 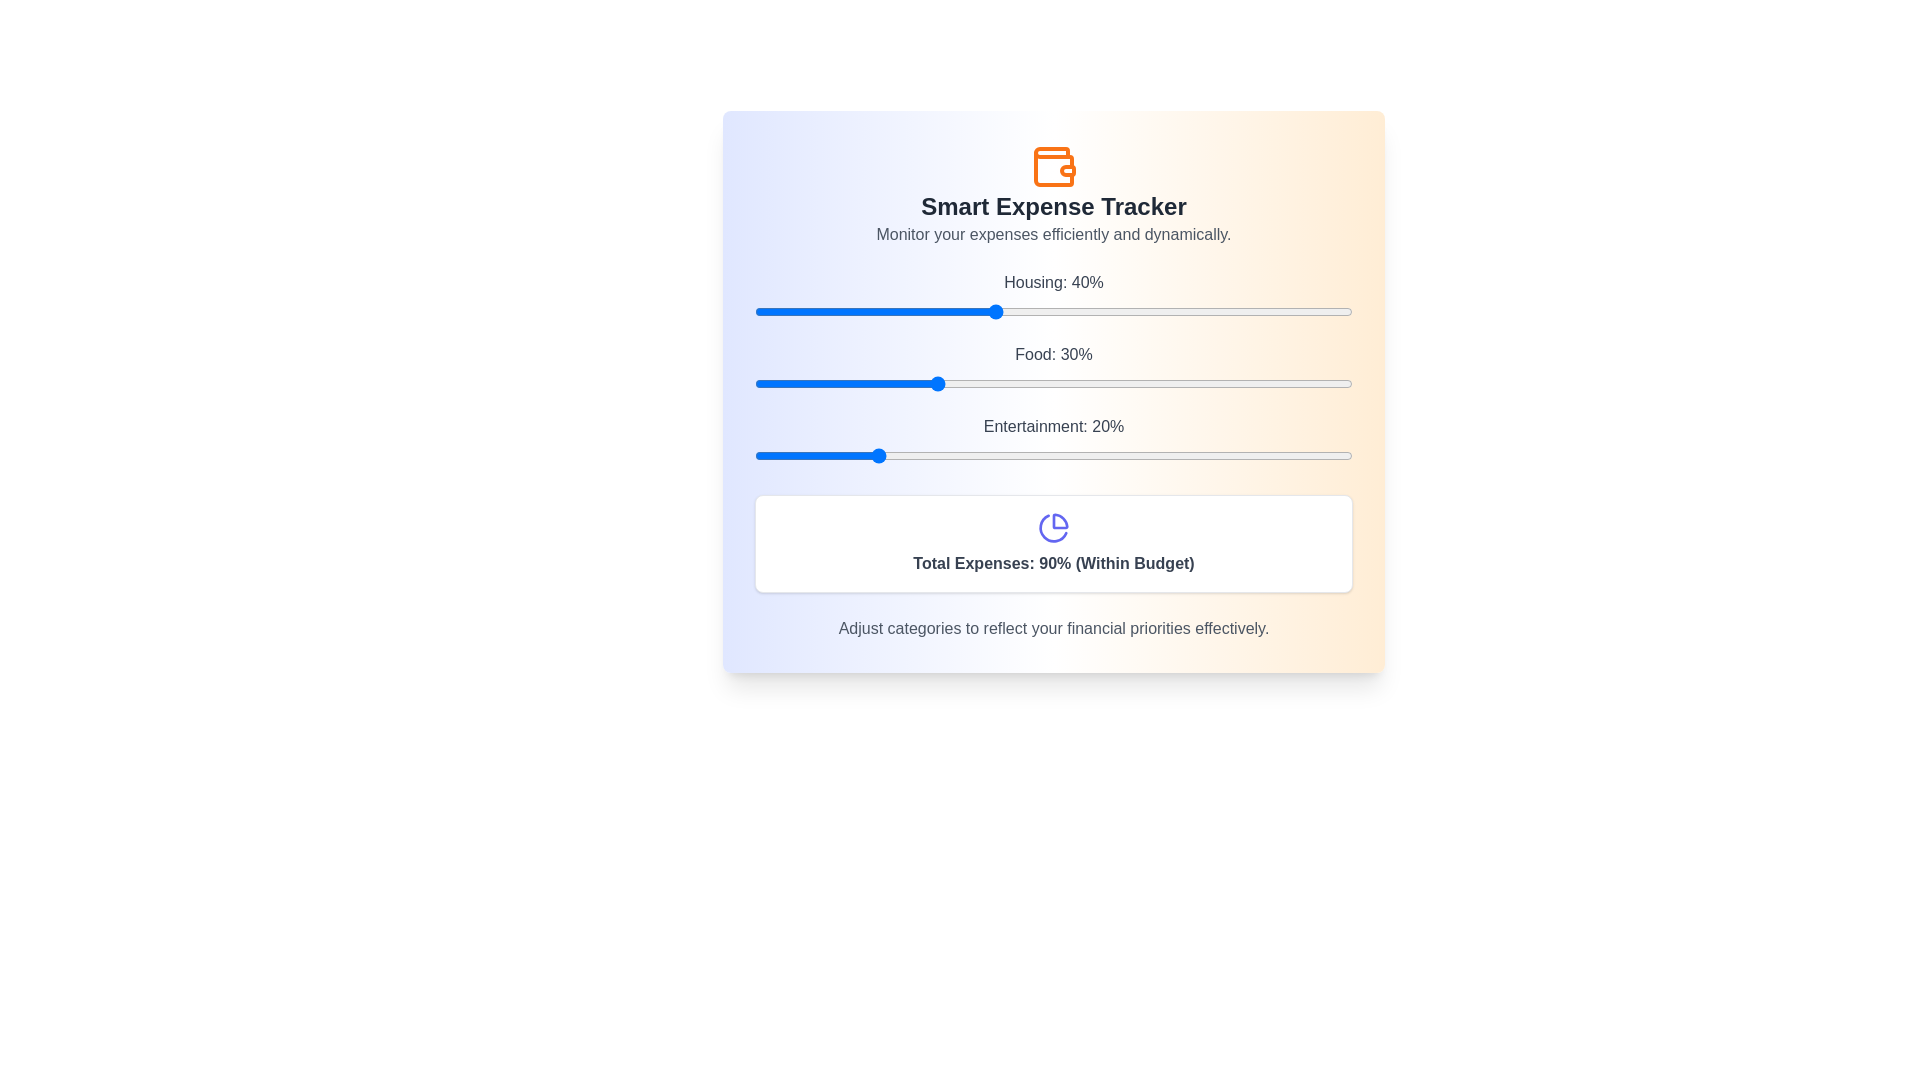 What do you see at coordinates (964, 455) in the screenshot?
I see `the Entertainment slider to 35%` at bounding box center [964, 455].